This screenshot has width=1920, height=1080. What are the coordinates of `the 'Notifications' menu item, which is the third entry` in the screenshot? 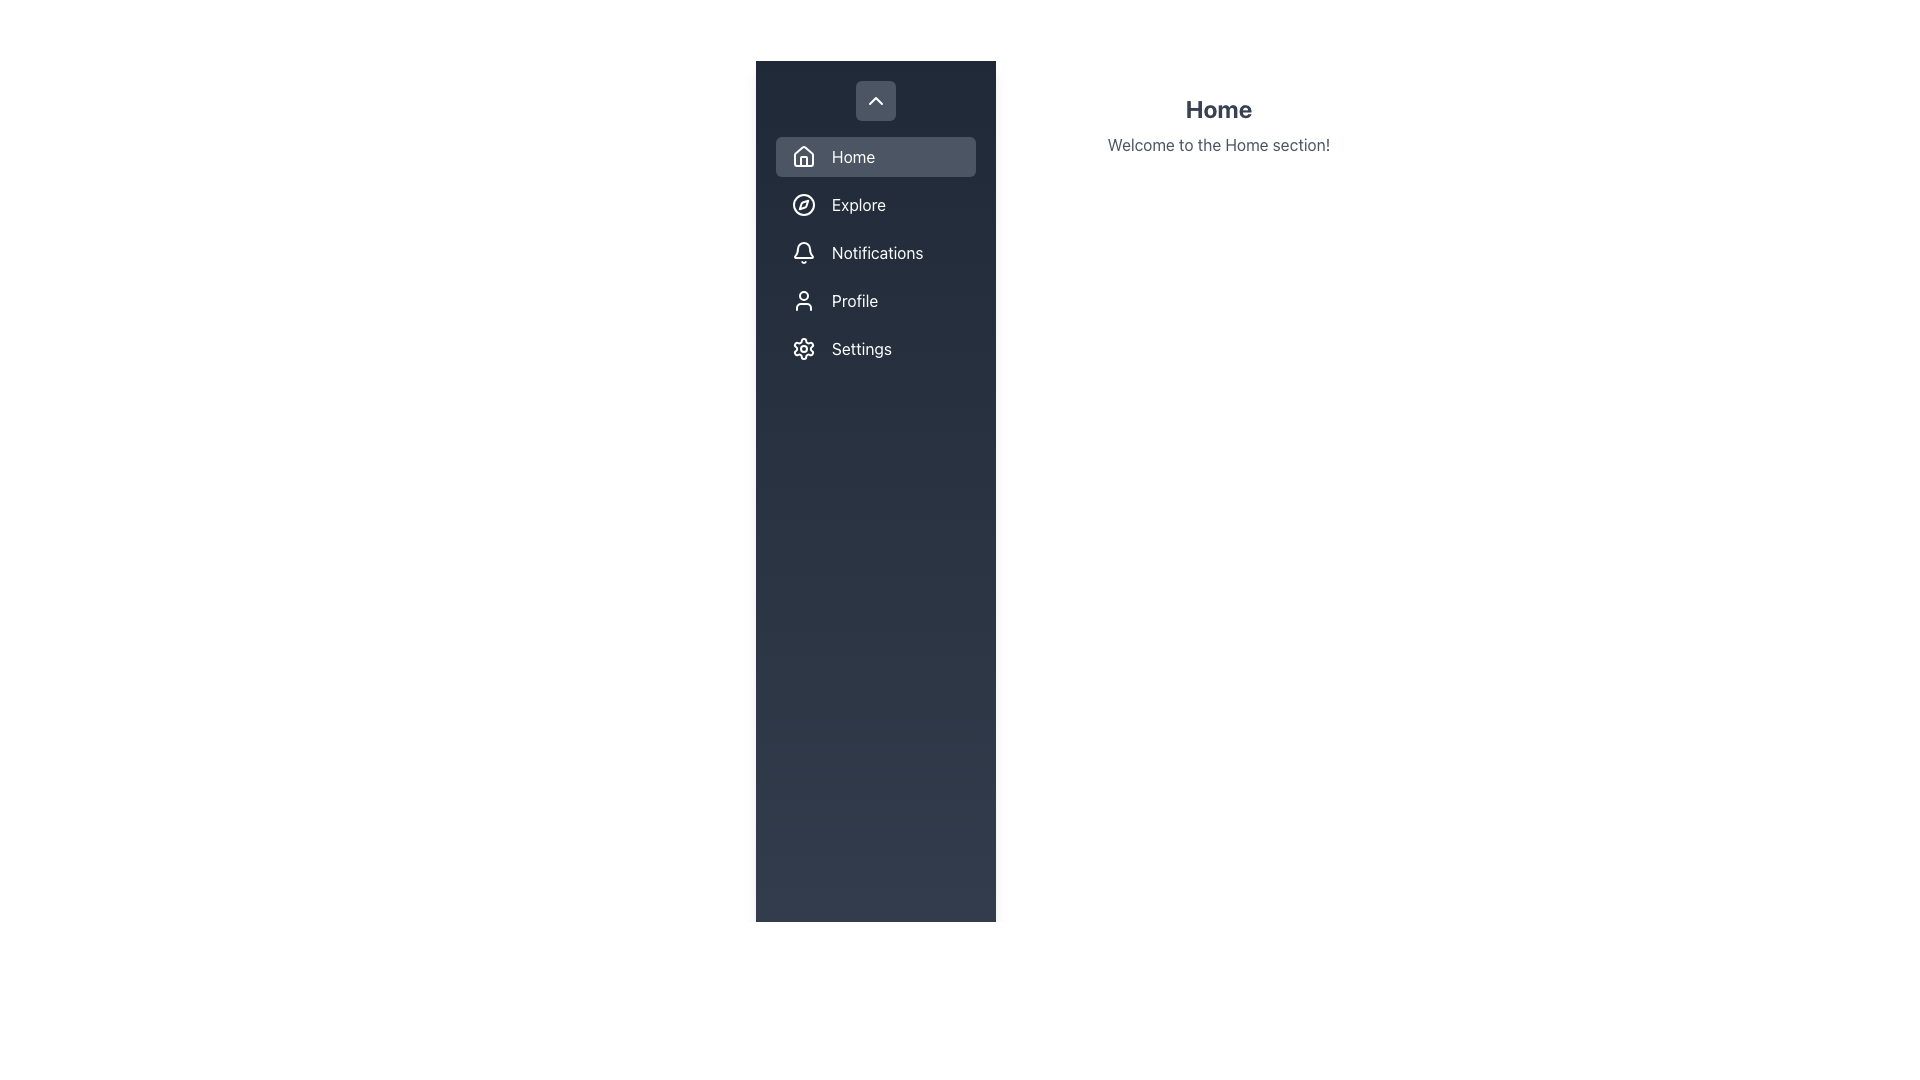 It's located at (875, 252).